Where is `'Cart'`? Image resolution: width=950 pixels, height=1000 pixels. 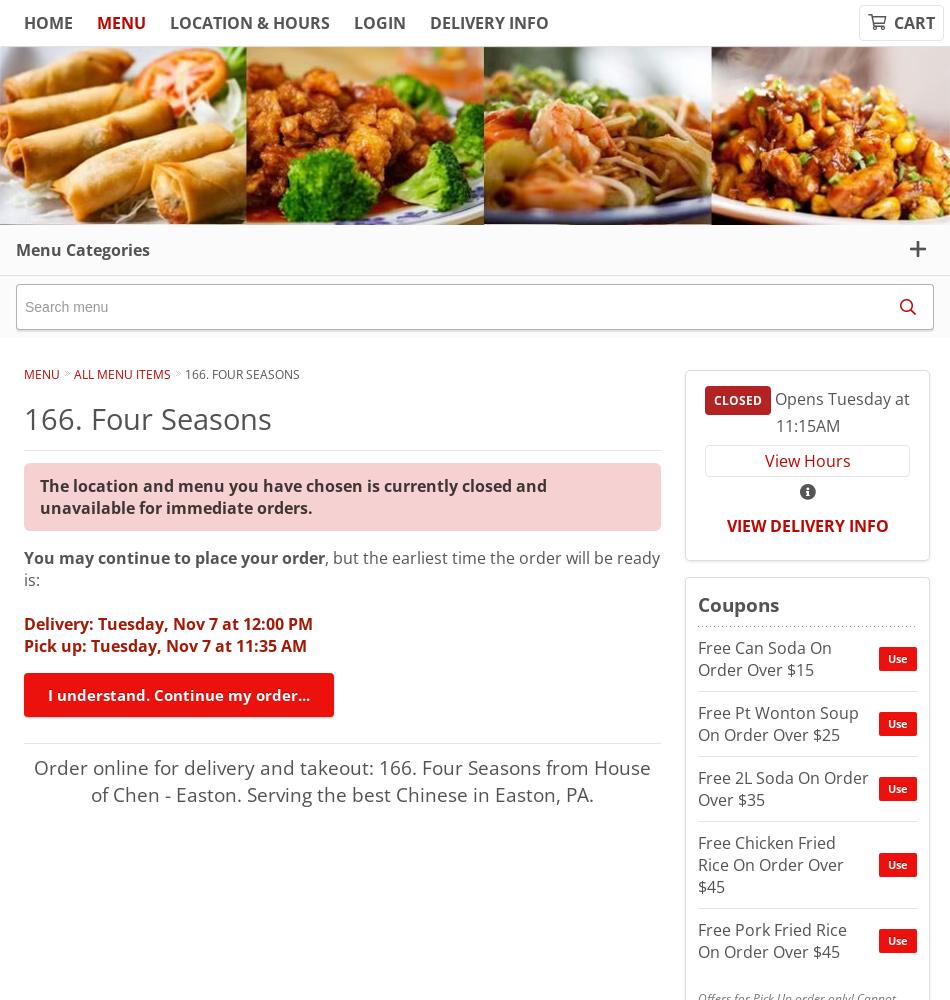
'Cart' is located at coordinates (912, 23).